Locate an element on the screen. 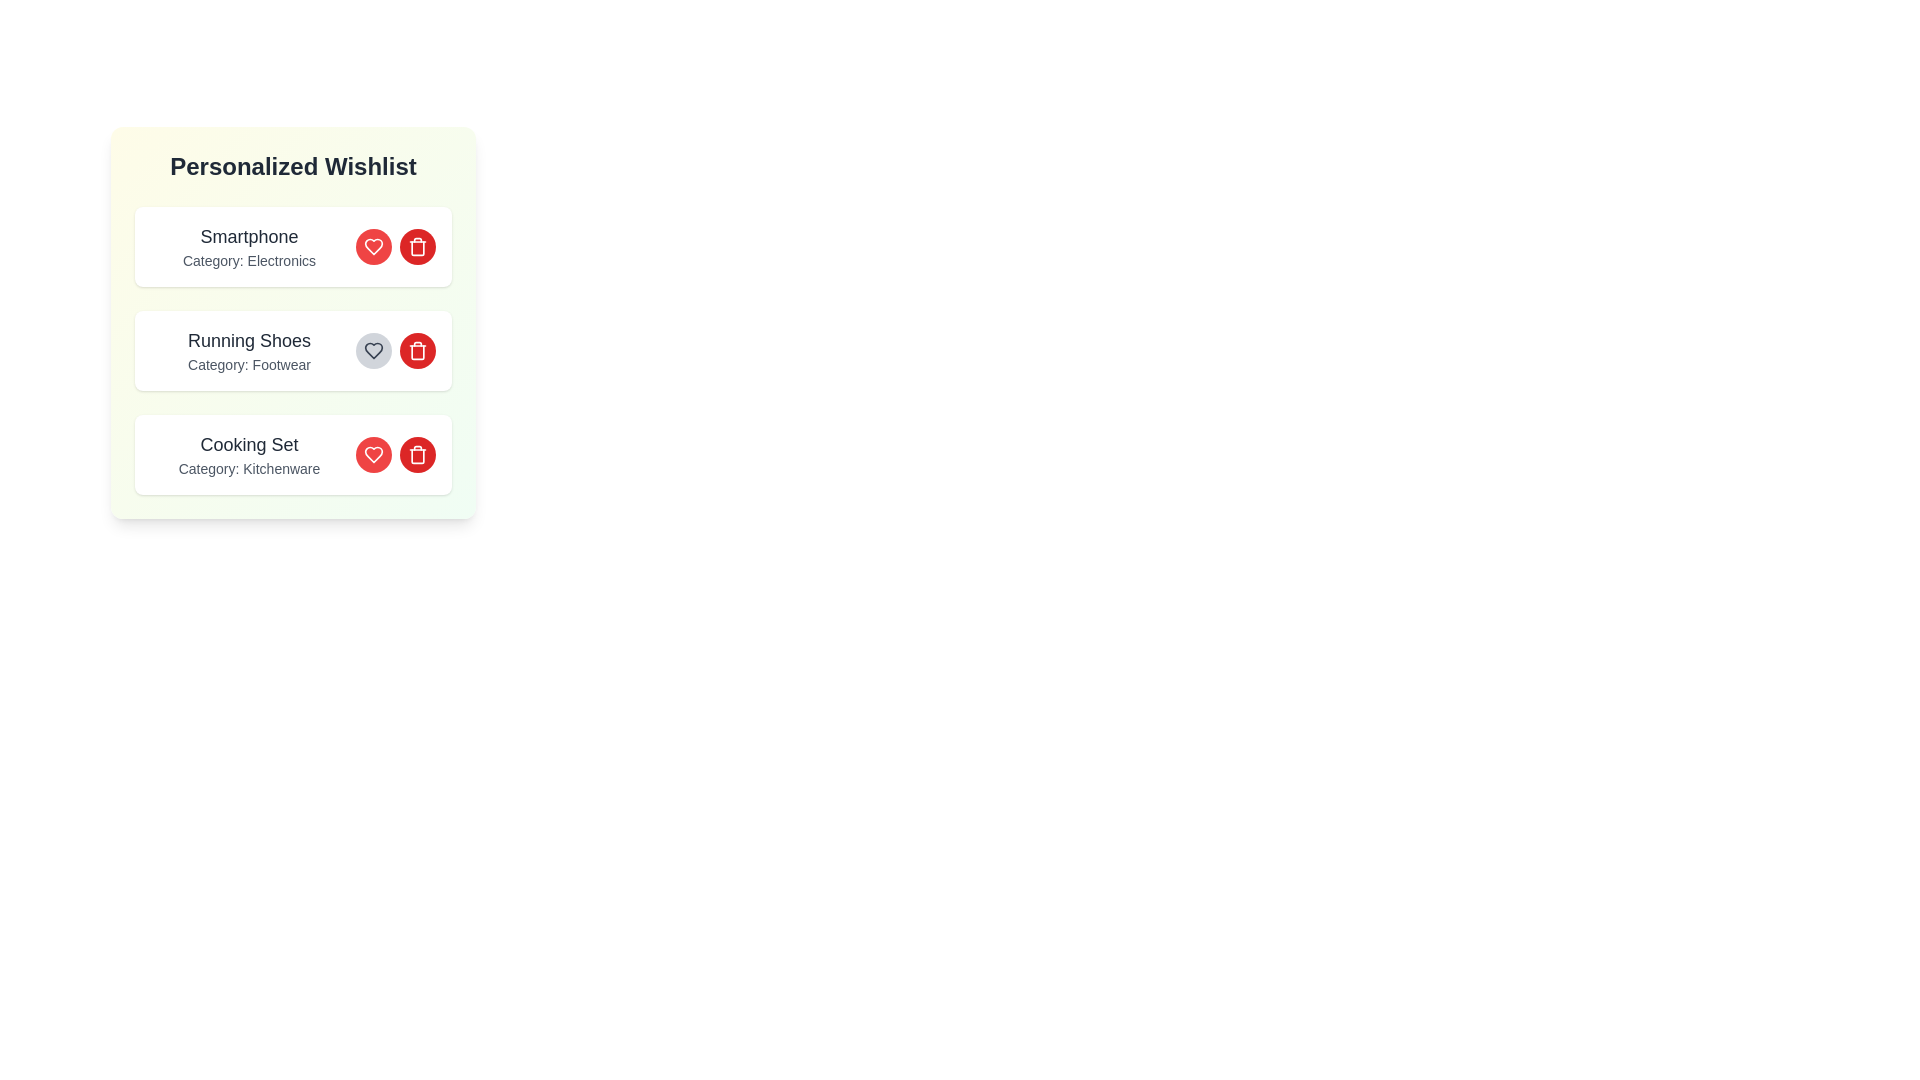 This screenshot has width=1920, height=1080. the delete button for the item with name Smartphone is located at coordinates (416, 245).